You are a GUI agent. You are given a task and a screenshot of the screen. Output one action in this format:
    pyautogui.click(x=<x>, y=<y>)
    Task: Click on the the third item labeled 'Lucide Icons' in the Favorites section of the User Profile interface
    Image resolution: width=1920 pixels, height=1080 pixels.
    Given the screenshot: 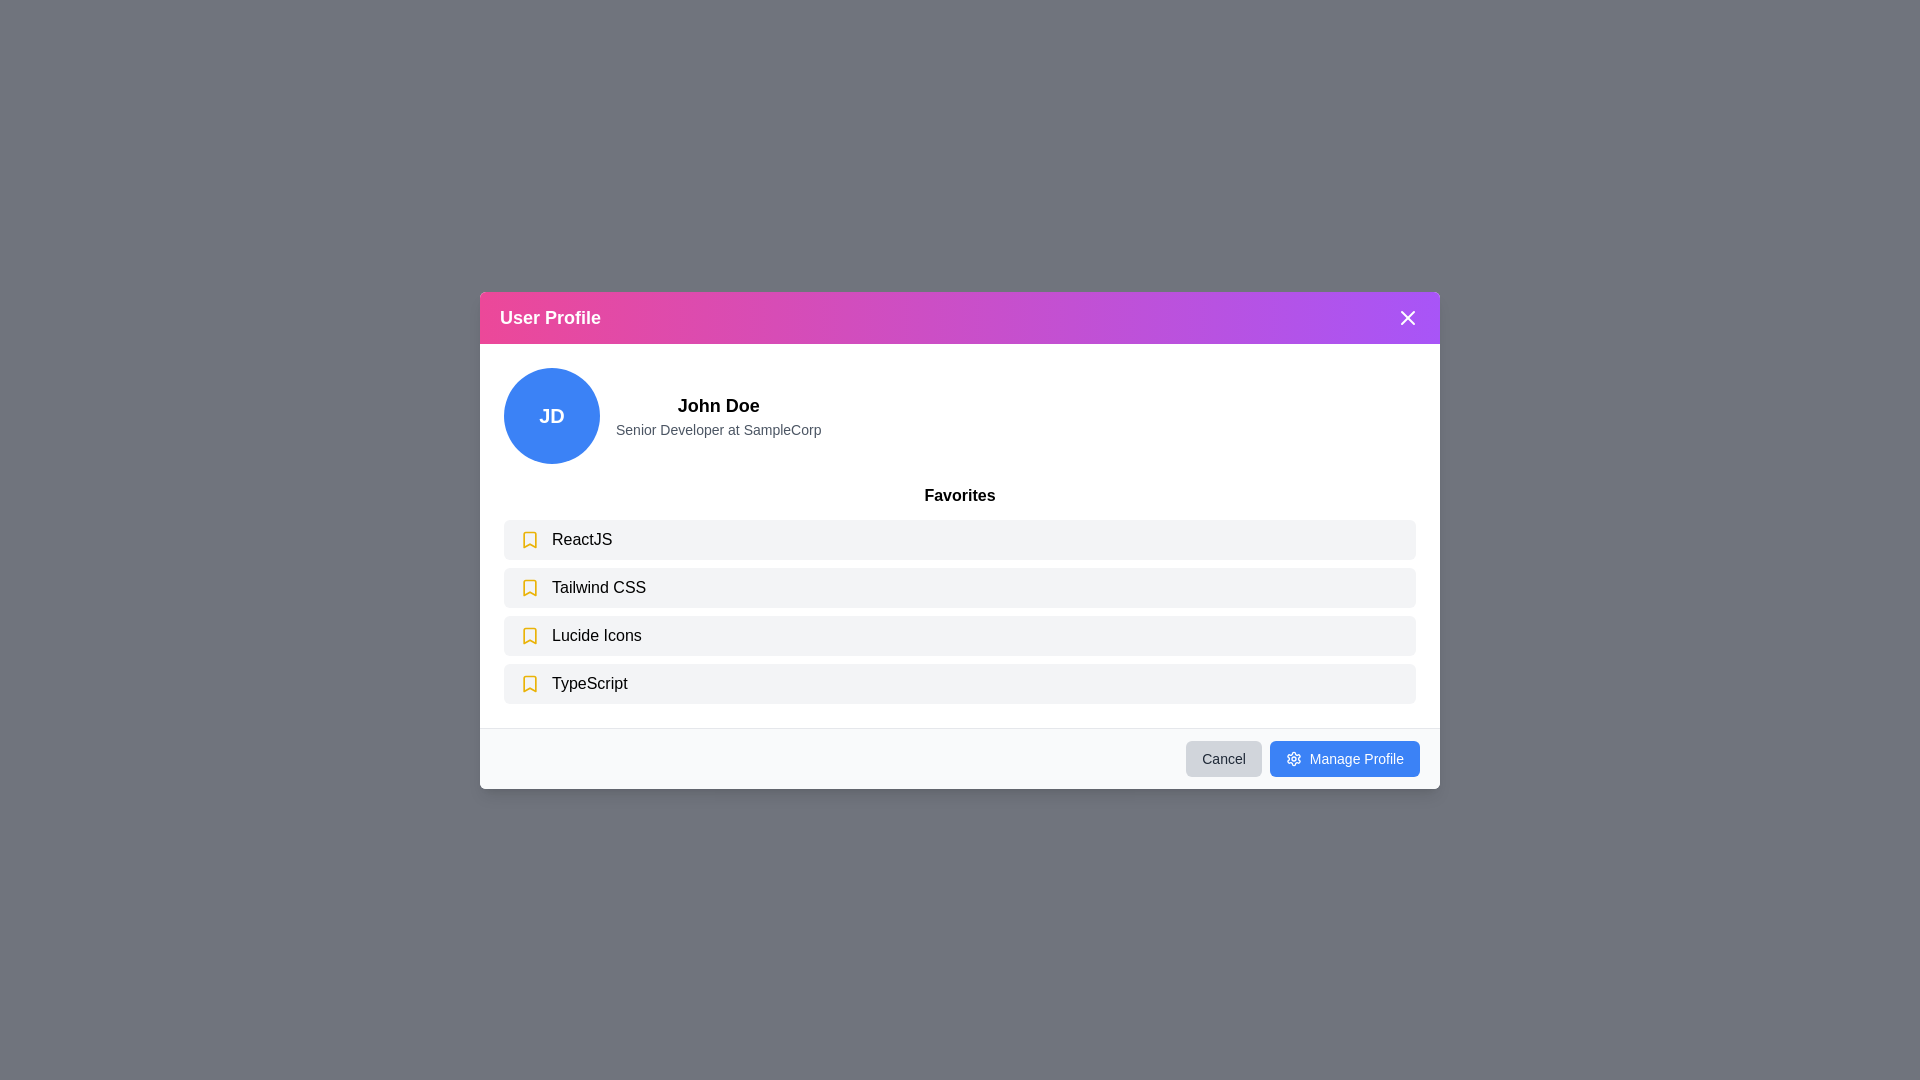 What is the action you would take?
    pyautogui.click(x=960, y=635)
    